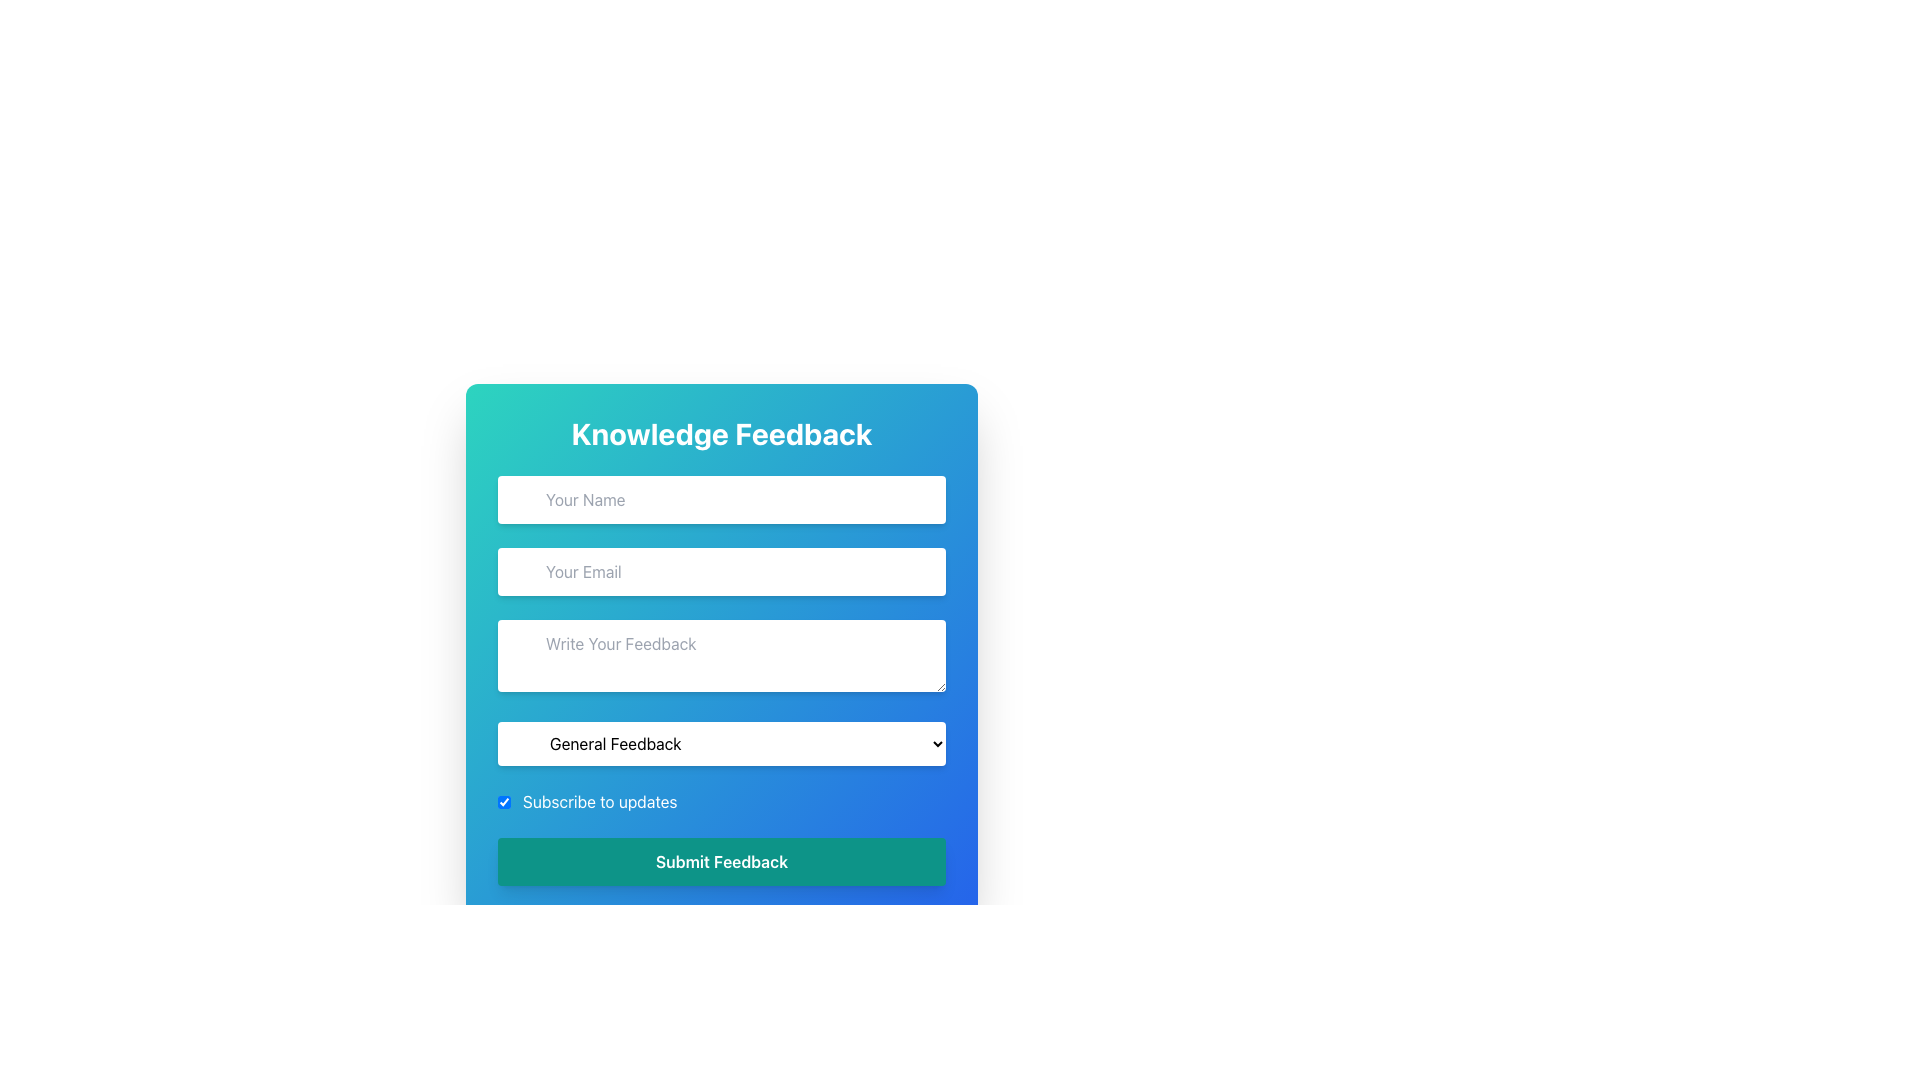  Describe the element at coordinates (599, 801) in the screenshot. I see `the text label that indicates the subscription preference for updates, located to the immediate right of the checkbox in the lower part of the form layout` at that location.